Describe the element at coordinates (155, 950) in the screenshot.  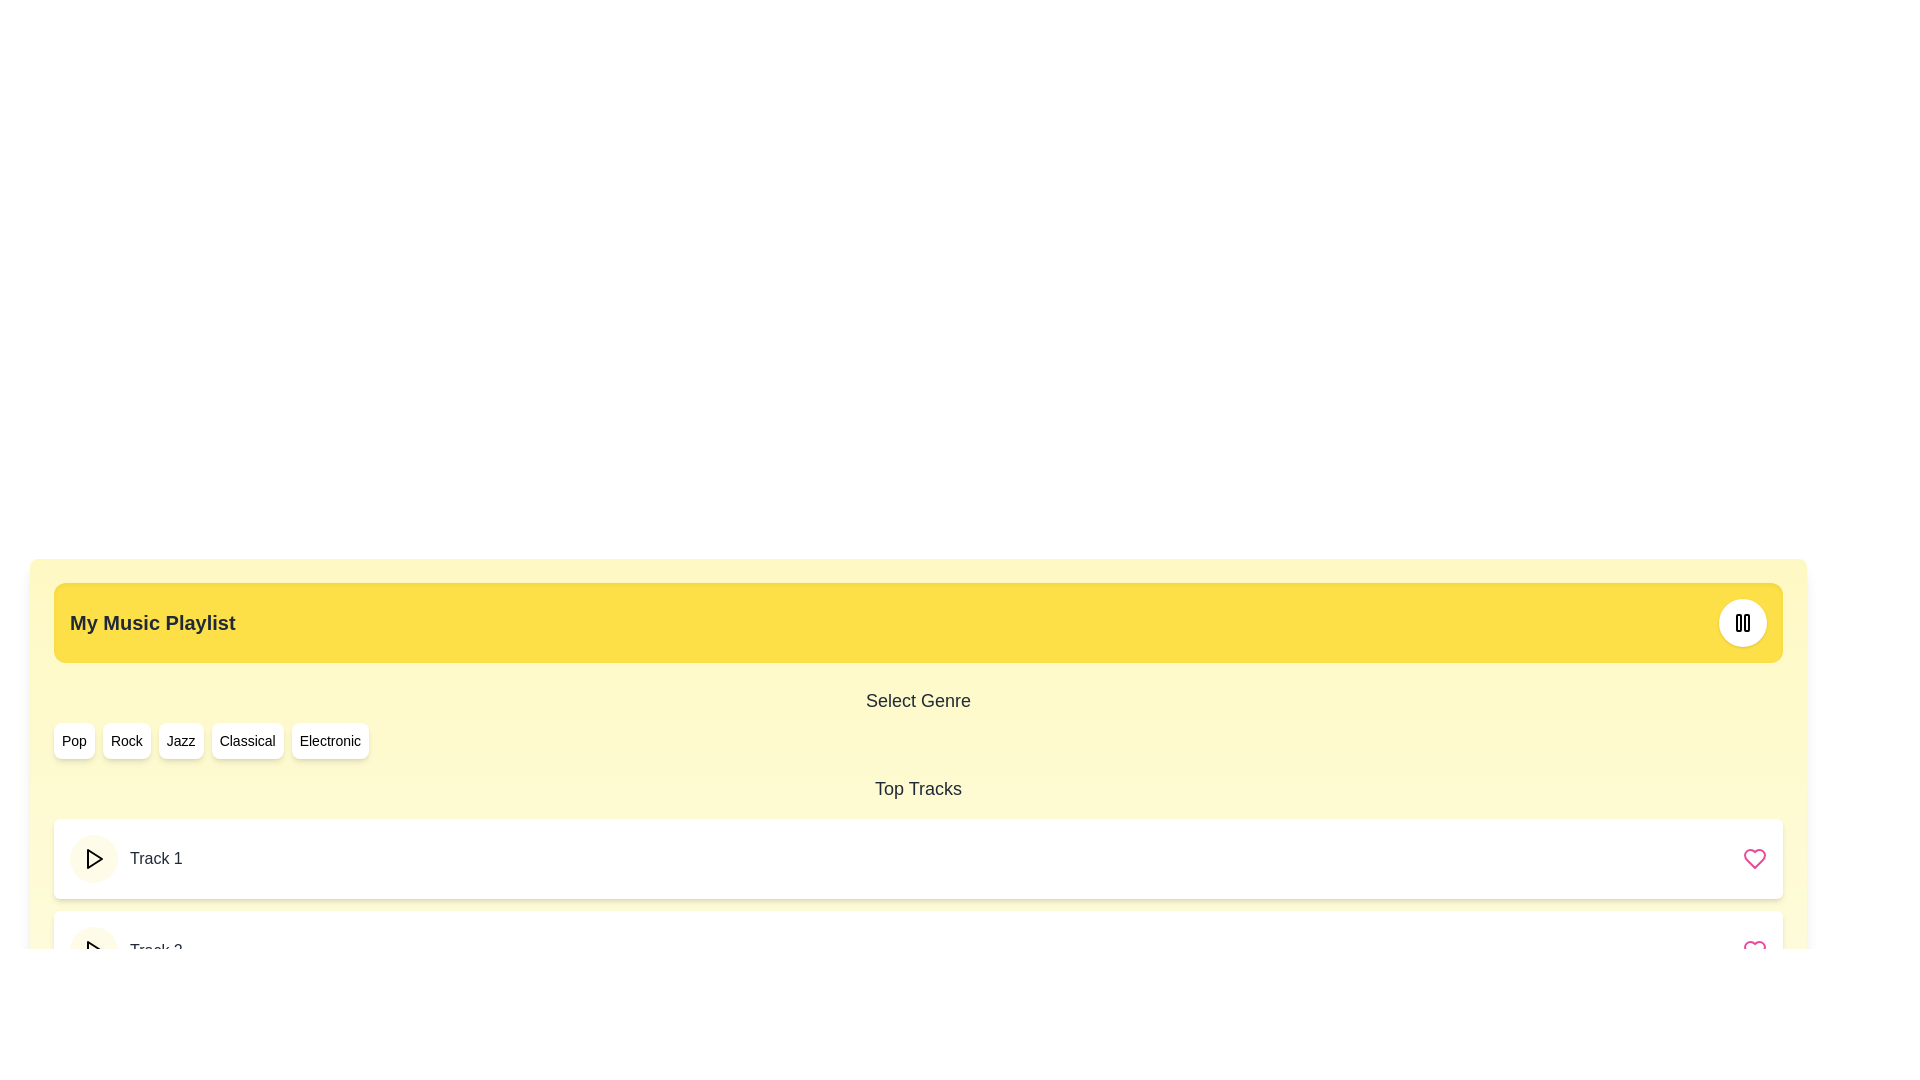
I see `the descriptive text label for the music track, which is positioned to the right of the circular play button within the playlist` at that location.